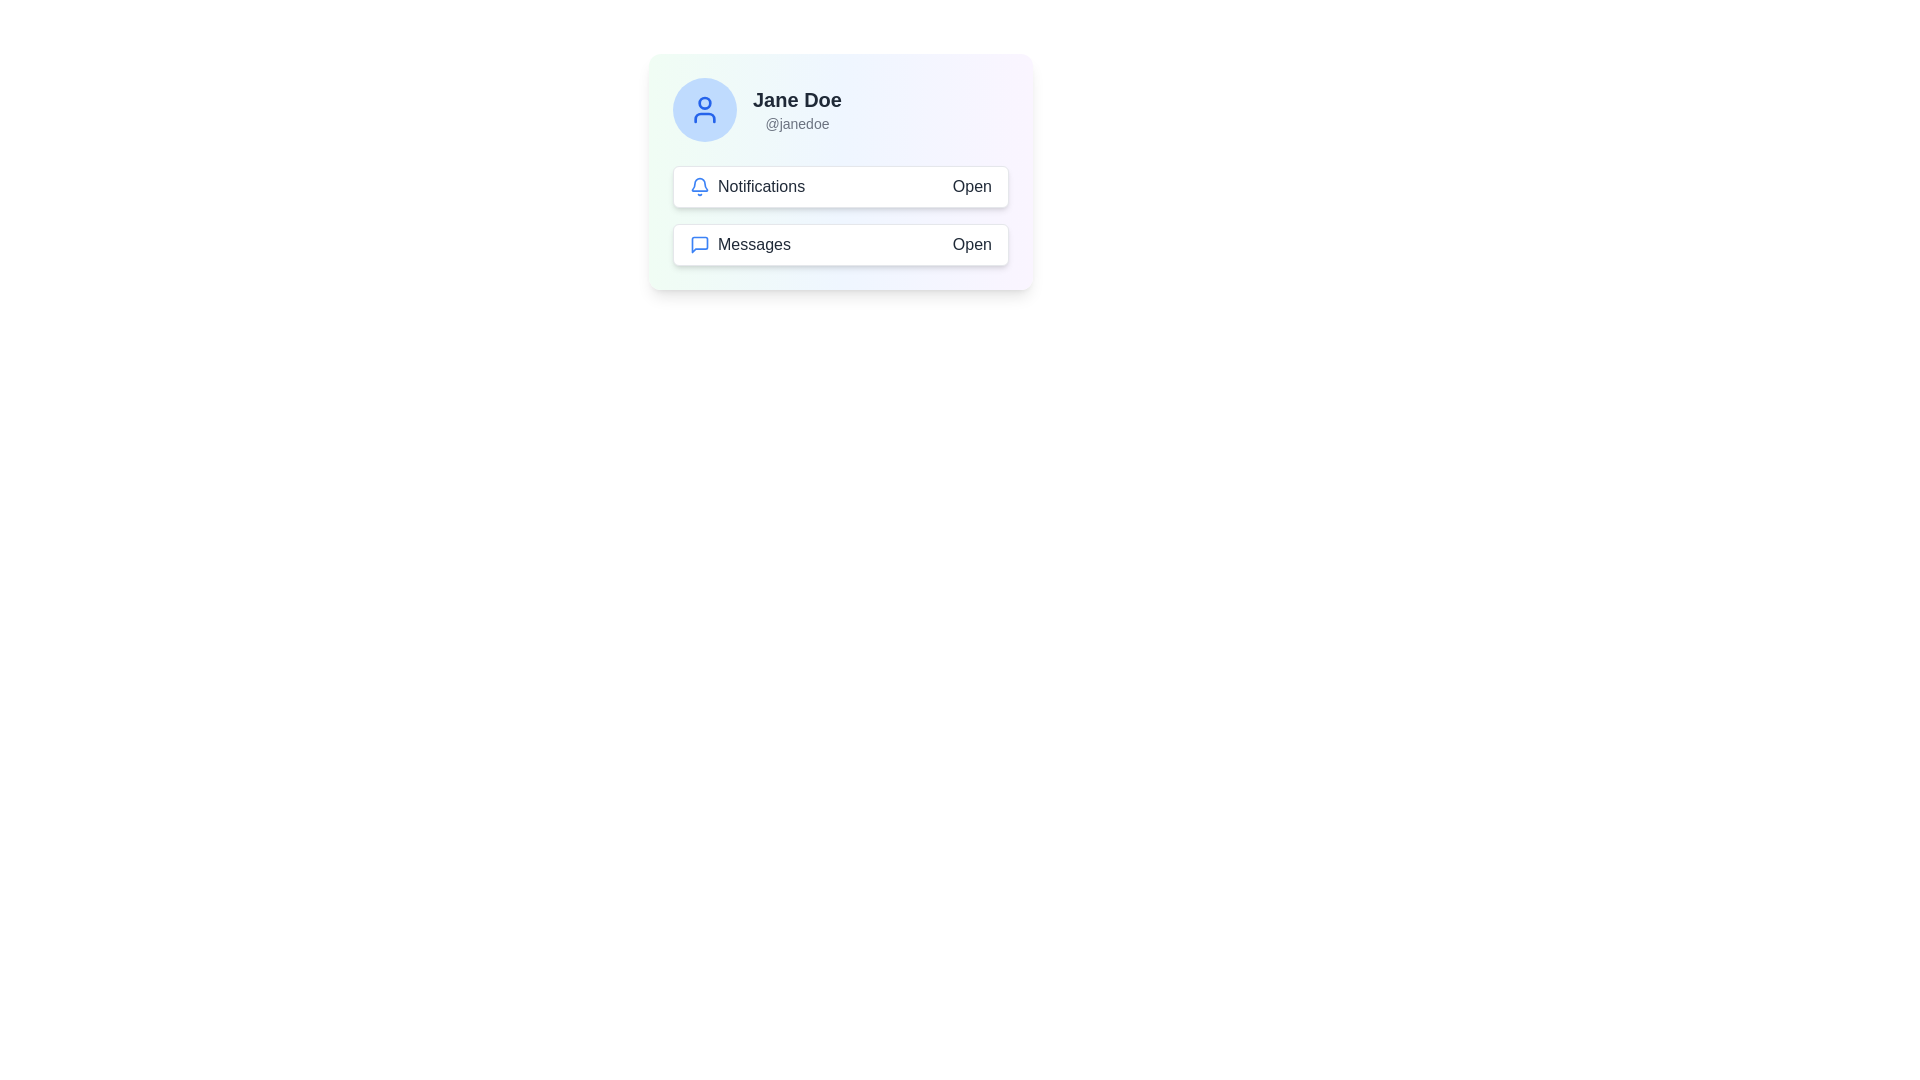 The width and height of the screenshot is (1920, 1080). Describe the element at coordinates (700, 244) in the screenshot. I see `the speech bubble icon with a blue outline located next to the 'Messages' label in the second row of the menu under the user name 'Jane Doe'` at that location.